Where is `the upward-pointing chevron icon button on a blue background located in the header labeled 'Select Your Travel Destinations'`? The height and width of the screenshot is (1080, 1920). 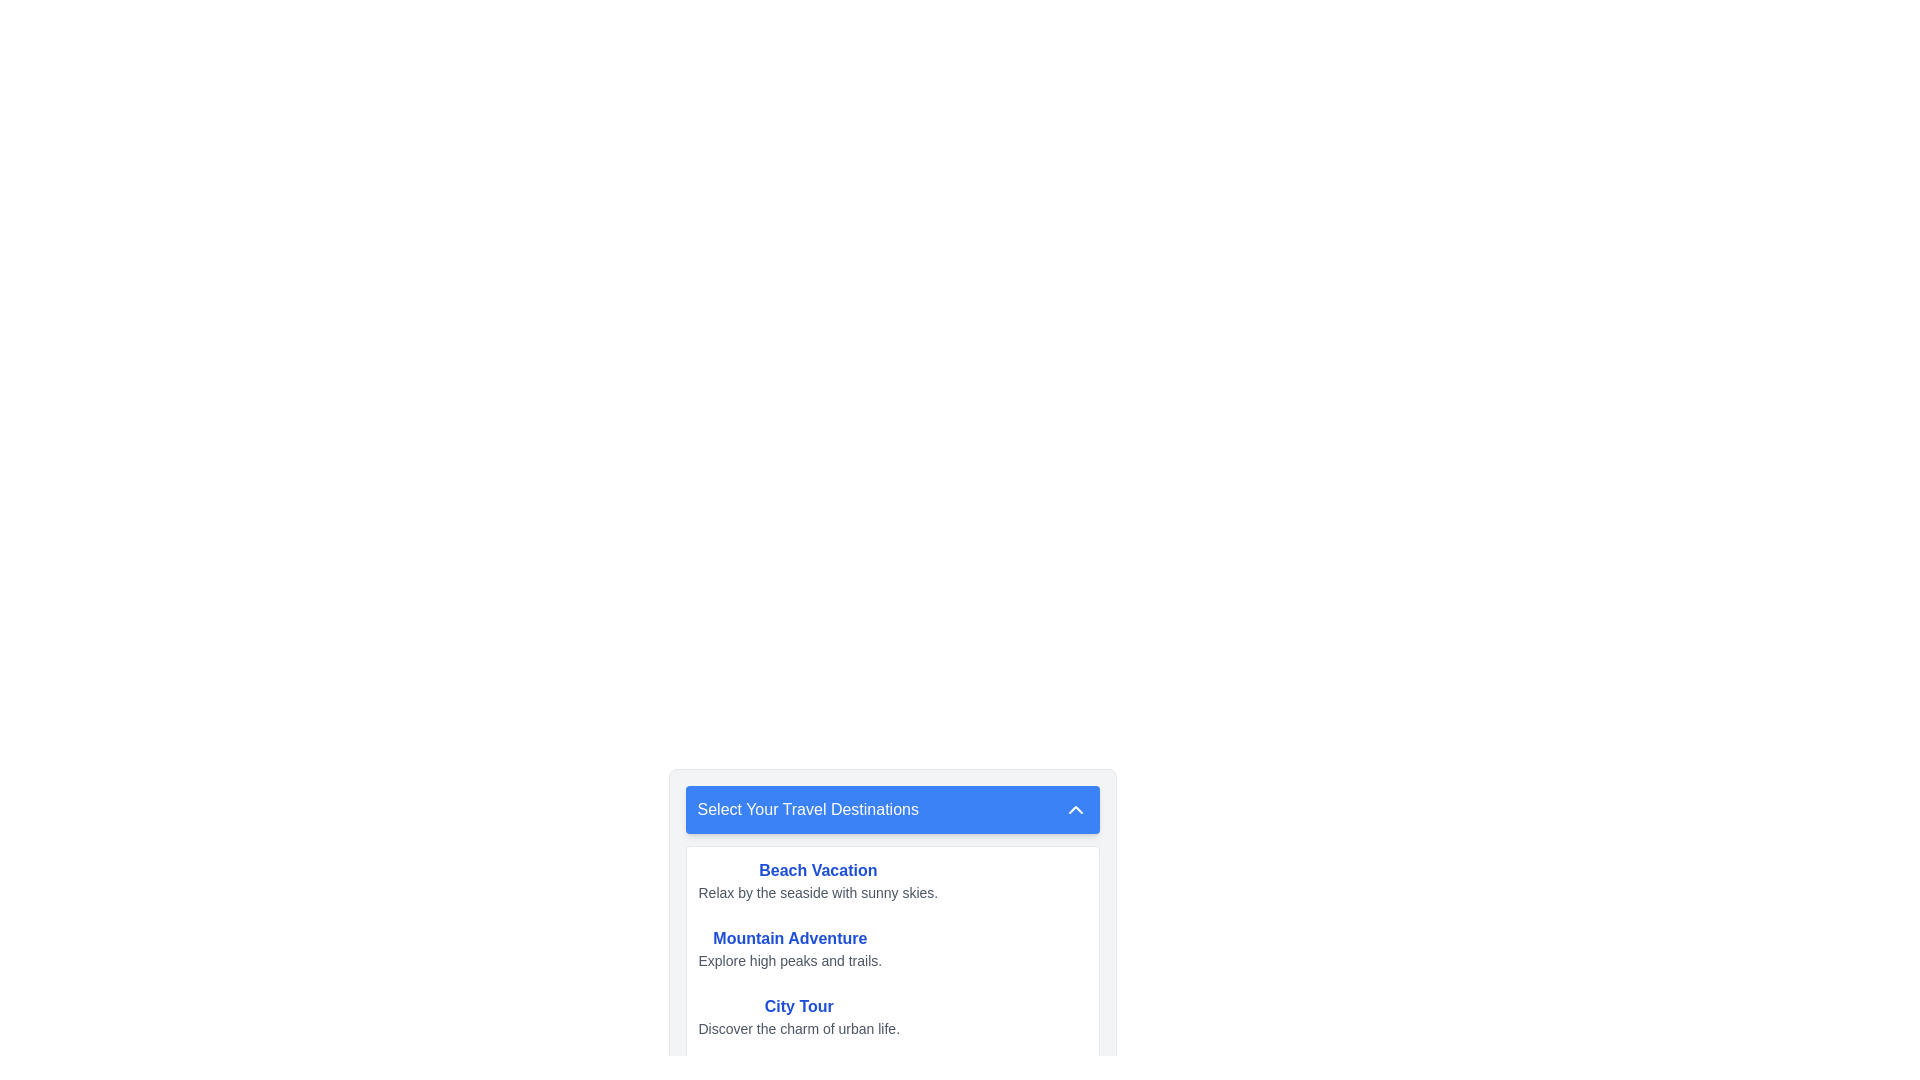 the upward-pointing chevron icon button on a blue background located in the header labeled 'Select Your Travel Destinations' is located at coordinates (1074, 810).